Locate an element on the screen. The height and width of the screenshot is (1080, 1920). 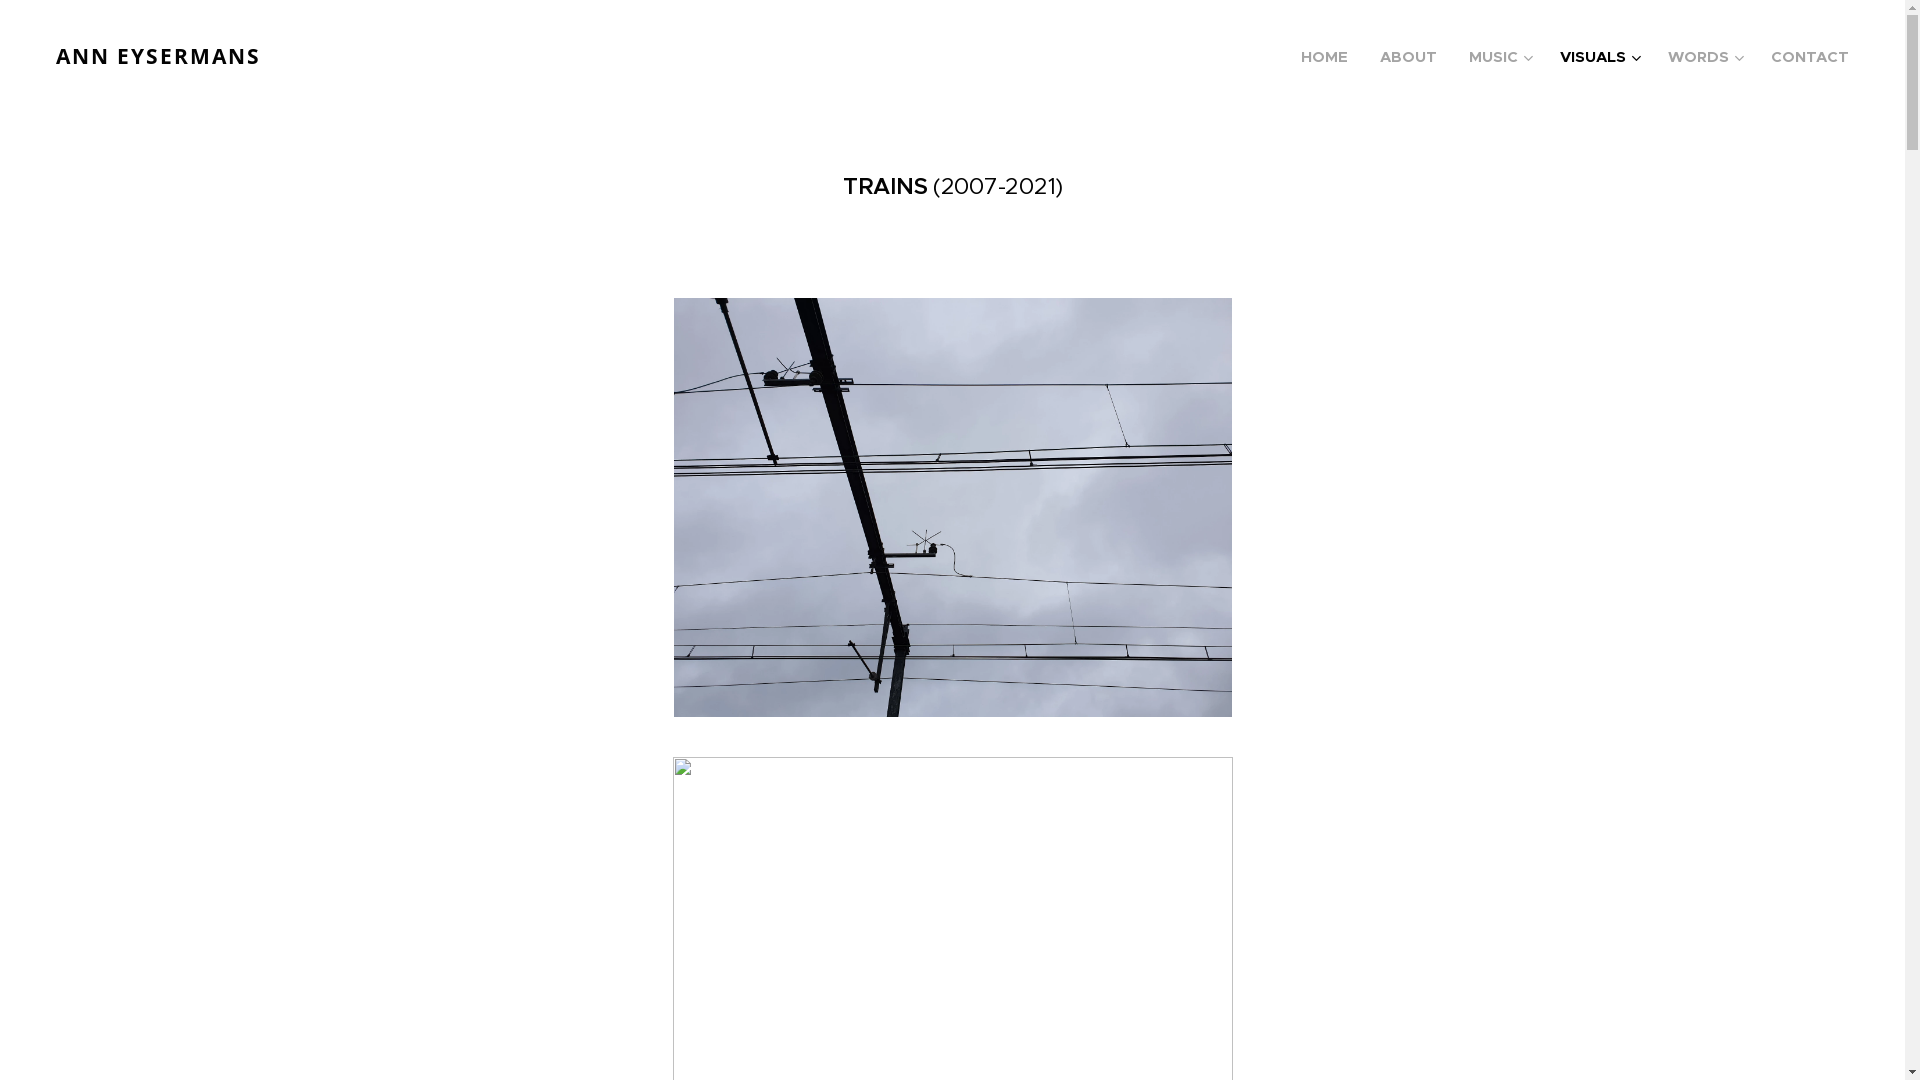
'VISUALS' is located at coordinates (1597, 56).